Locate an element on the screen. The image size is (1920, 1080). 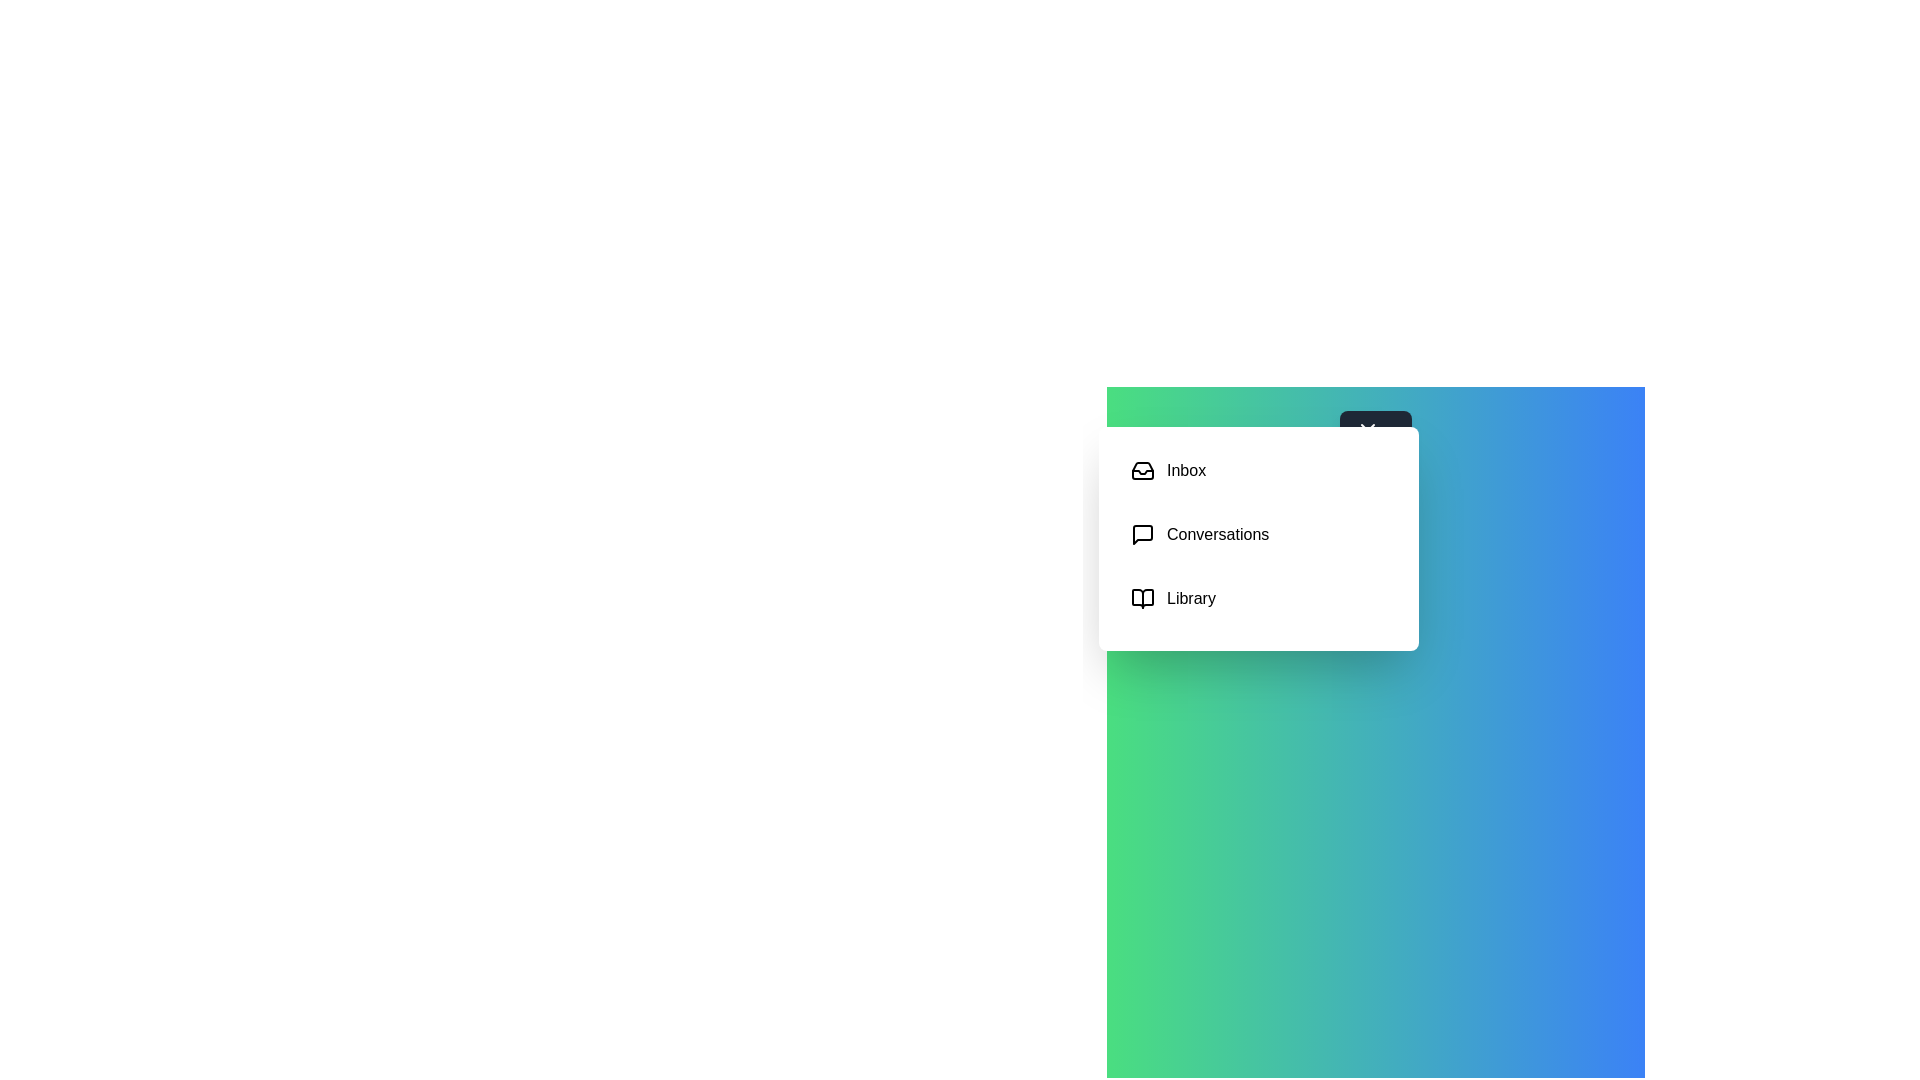
the category Library to select it is located at coordinates (1257, 597).